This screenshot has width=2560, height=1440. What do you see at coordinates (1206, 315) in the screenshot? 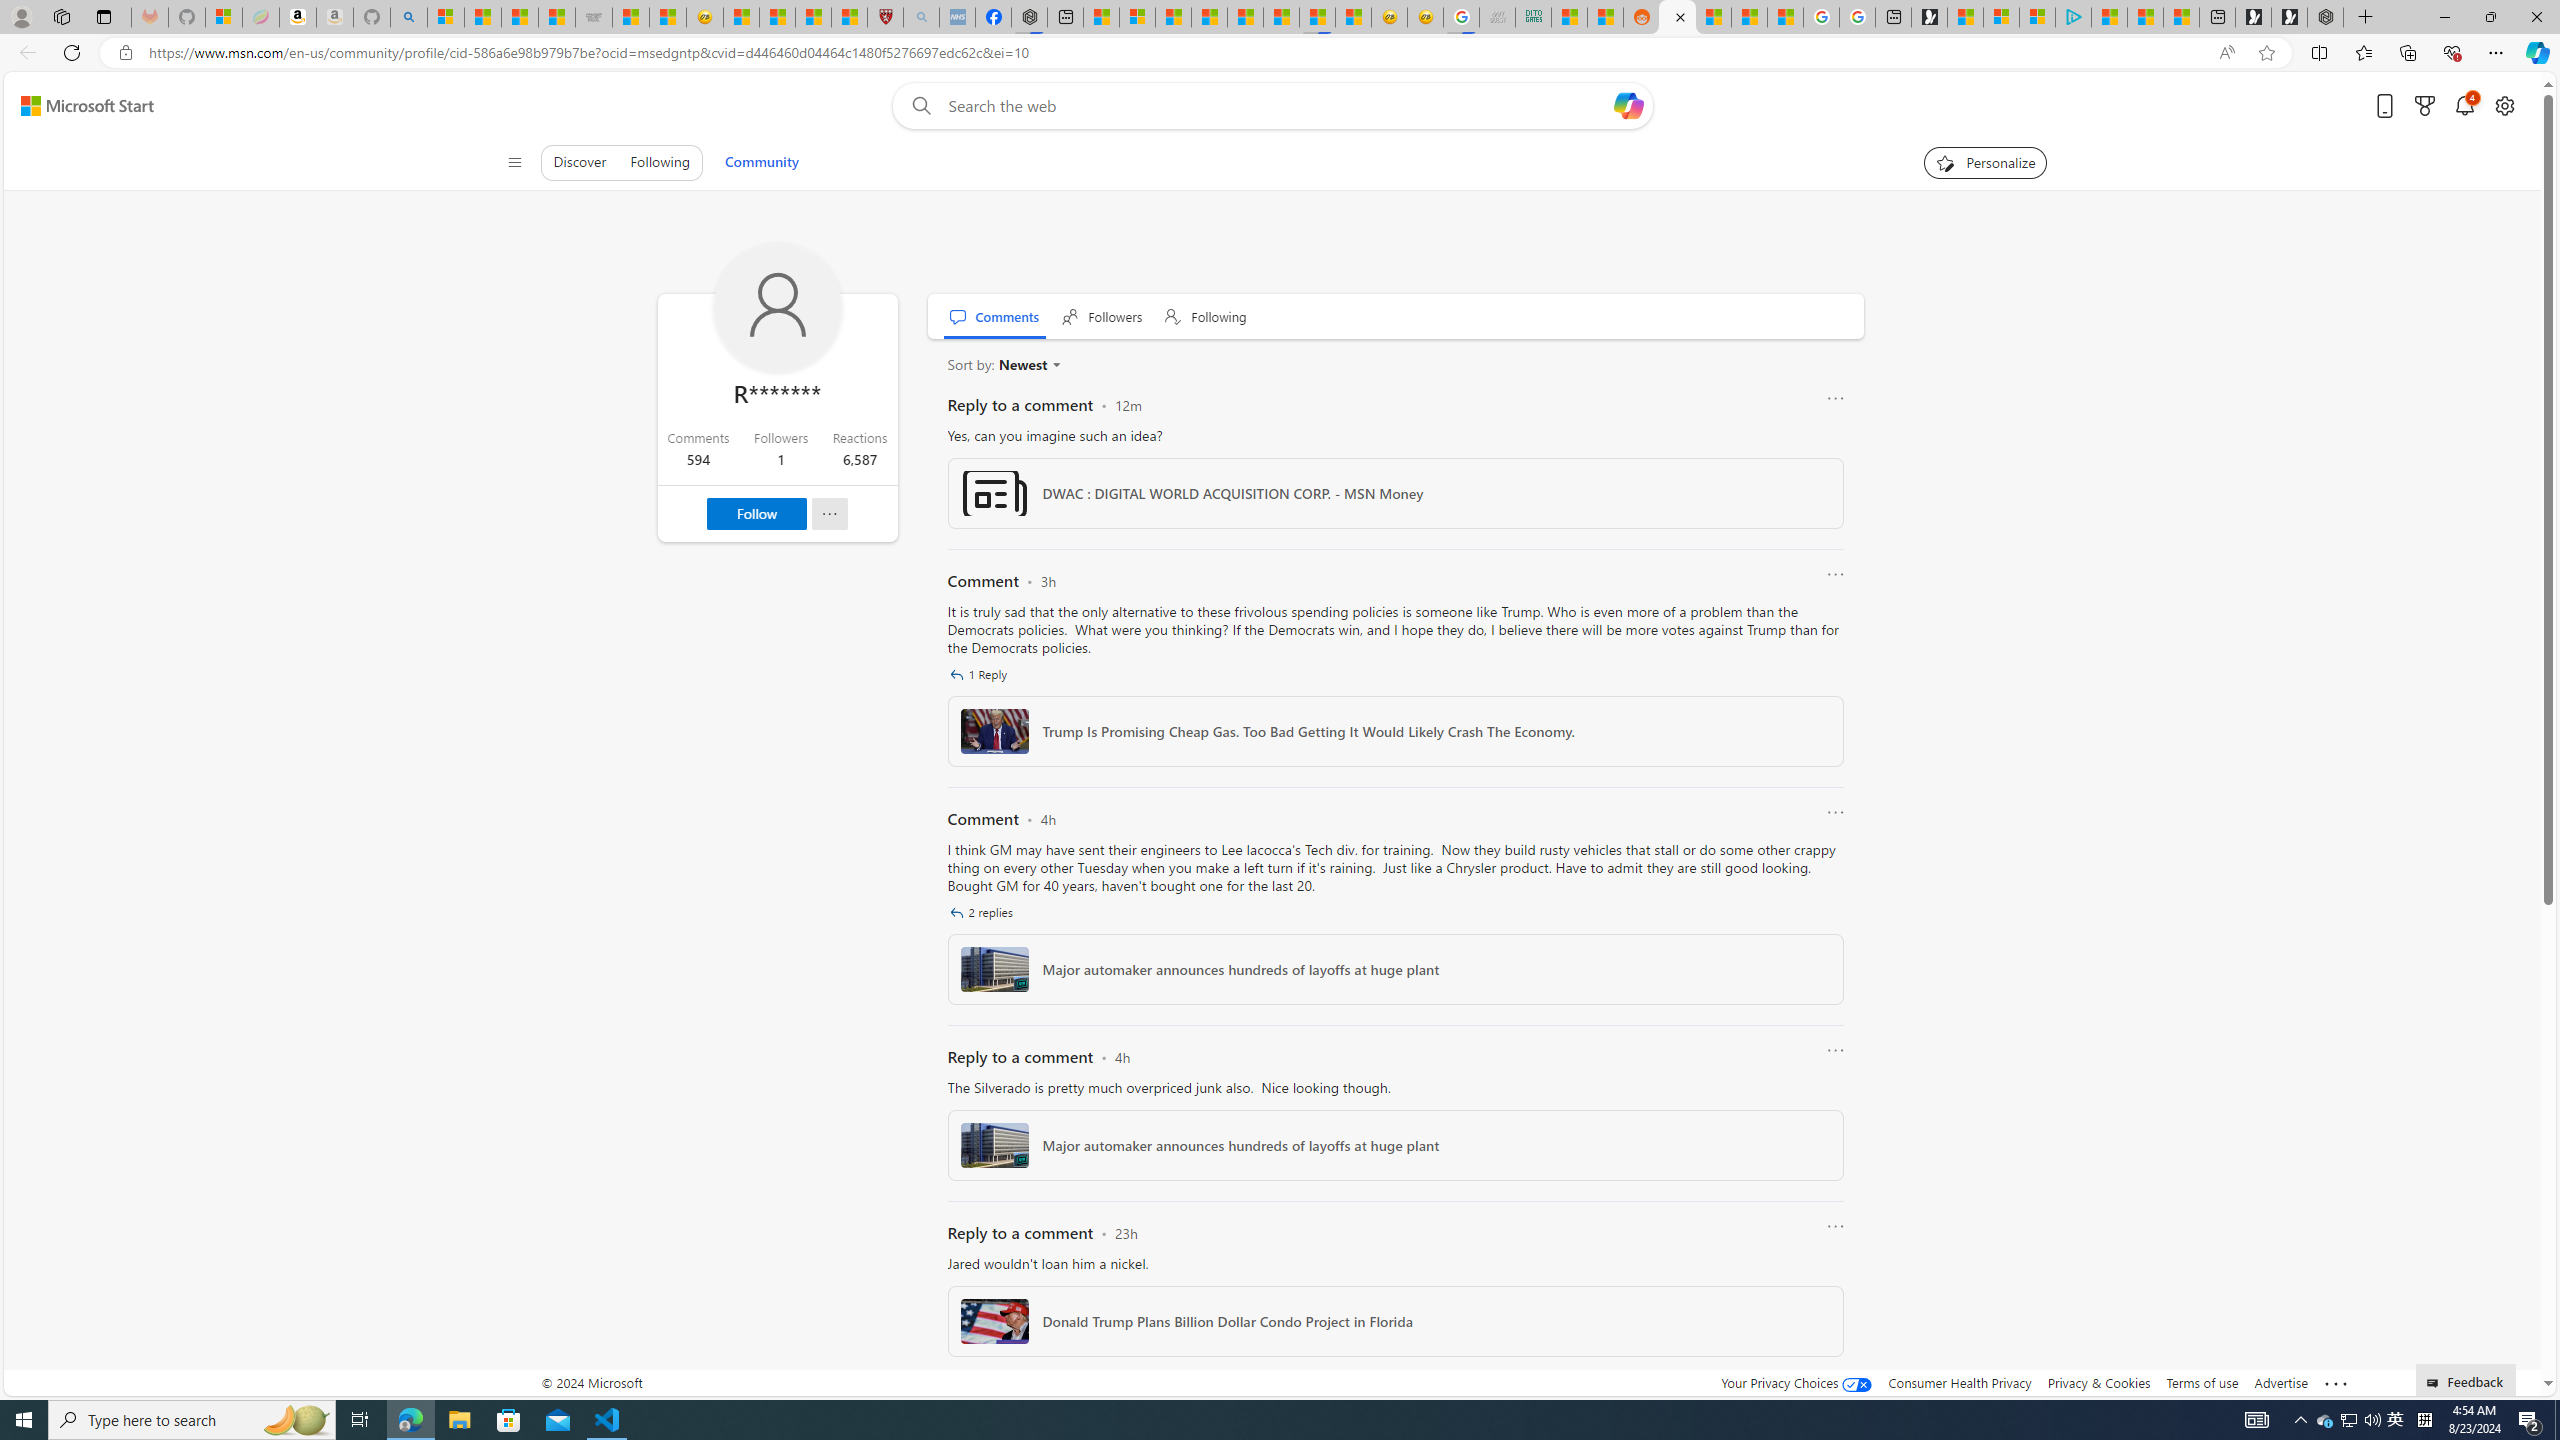
I see `' Following'` at bounding box center [1206, 315].